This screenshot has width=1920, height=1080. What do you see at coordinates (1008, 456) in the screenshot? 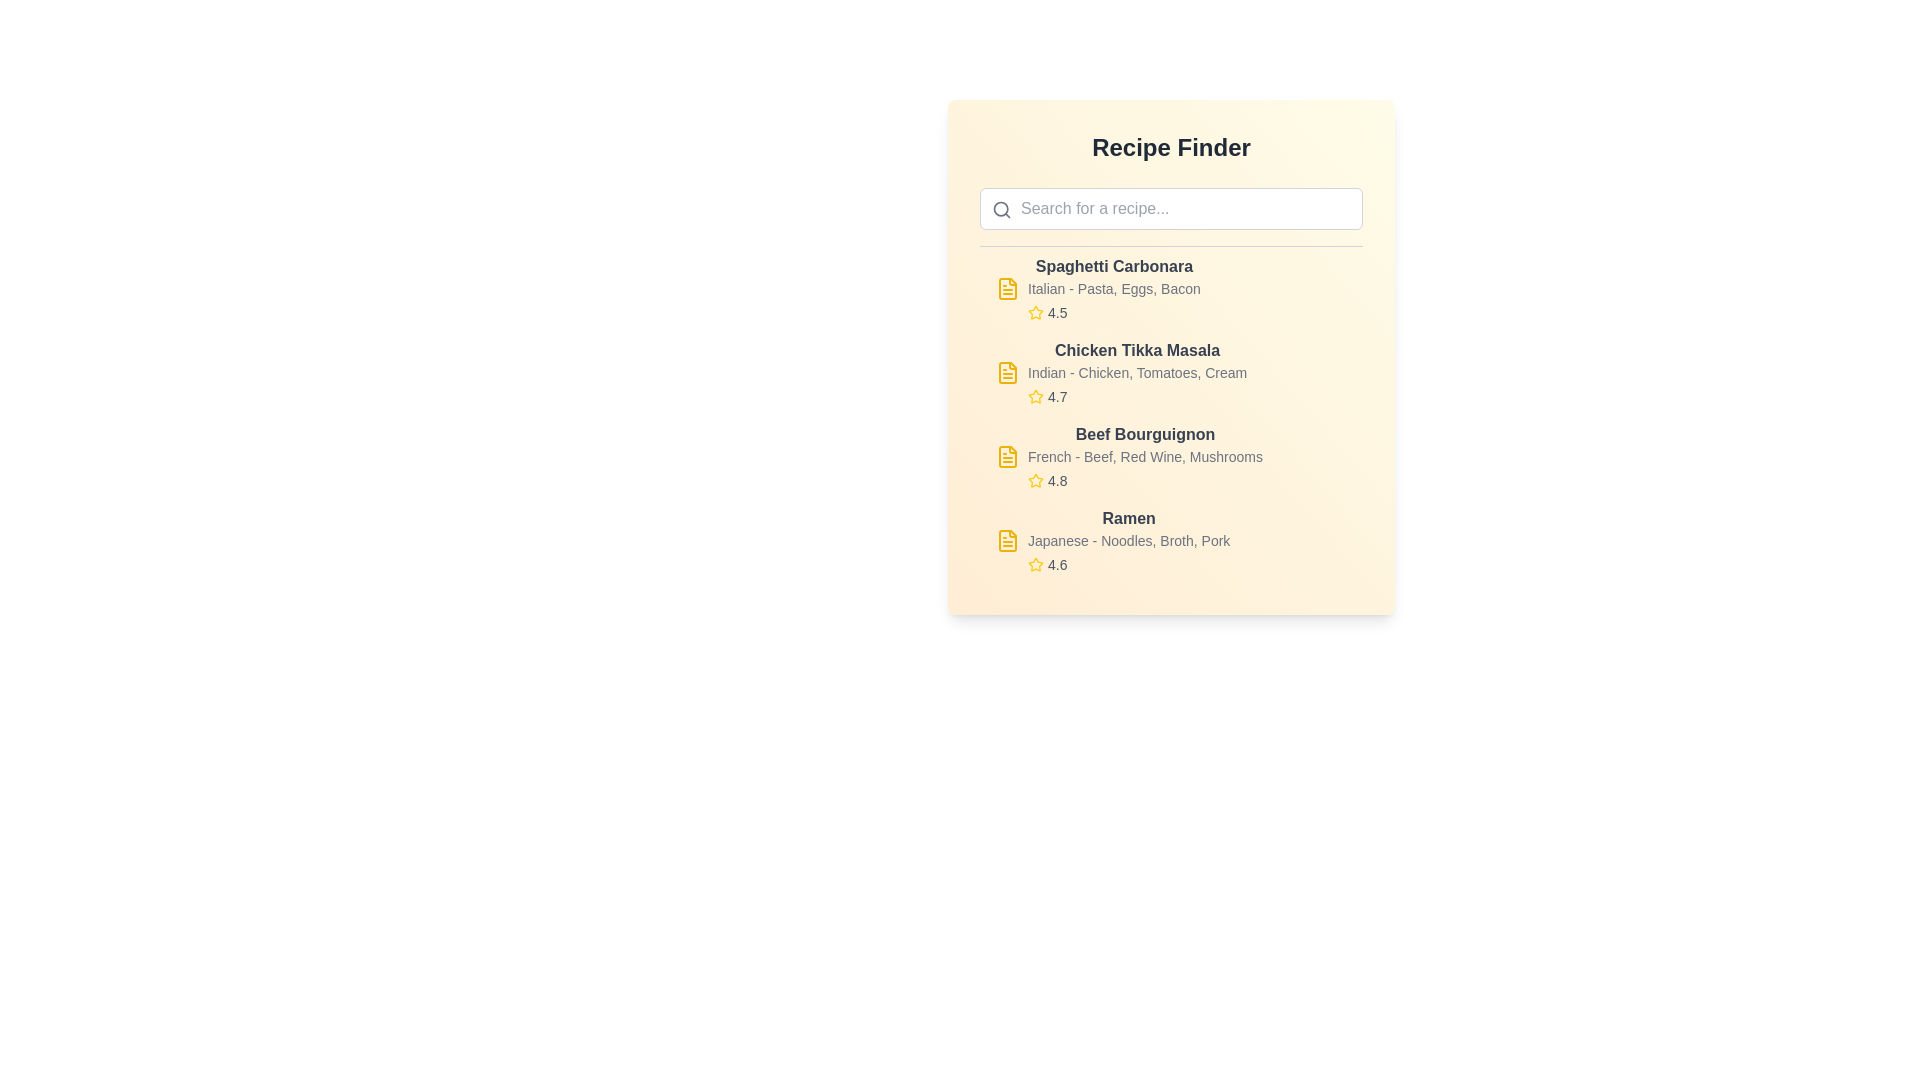
I see `the small yellow document icon located to the left of the 'Beef Bourguignon' entry in the recipe list` at bounding box center [1008, 456].